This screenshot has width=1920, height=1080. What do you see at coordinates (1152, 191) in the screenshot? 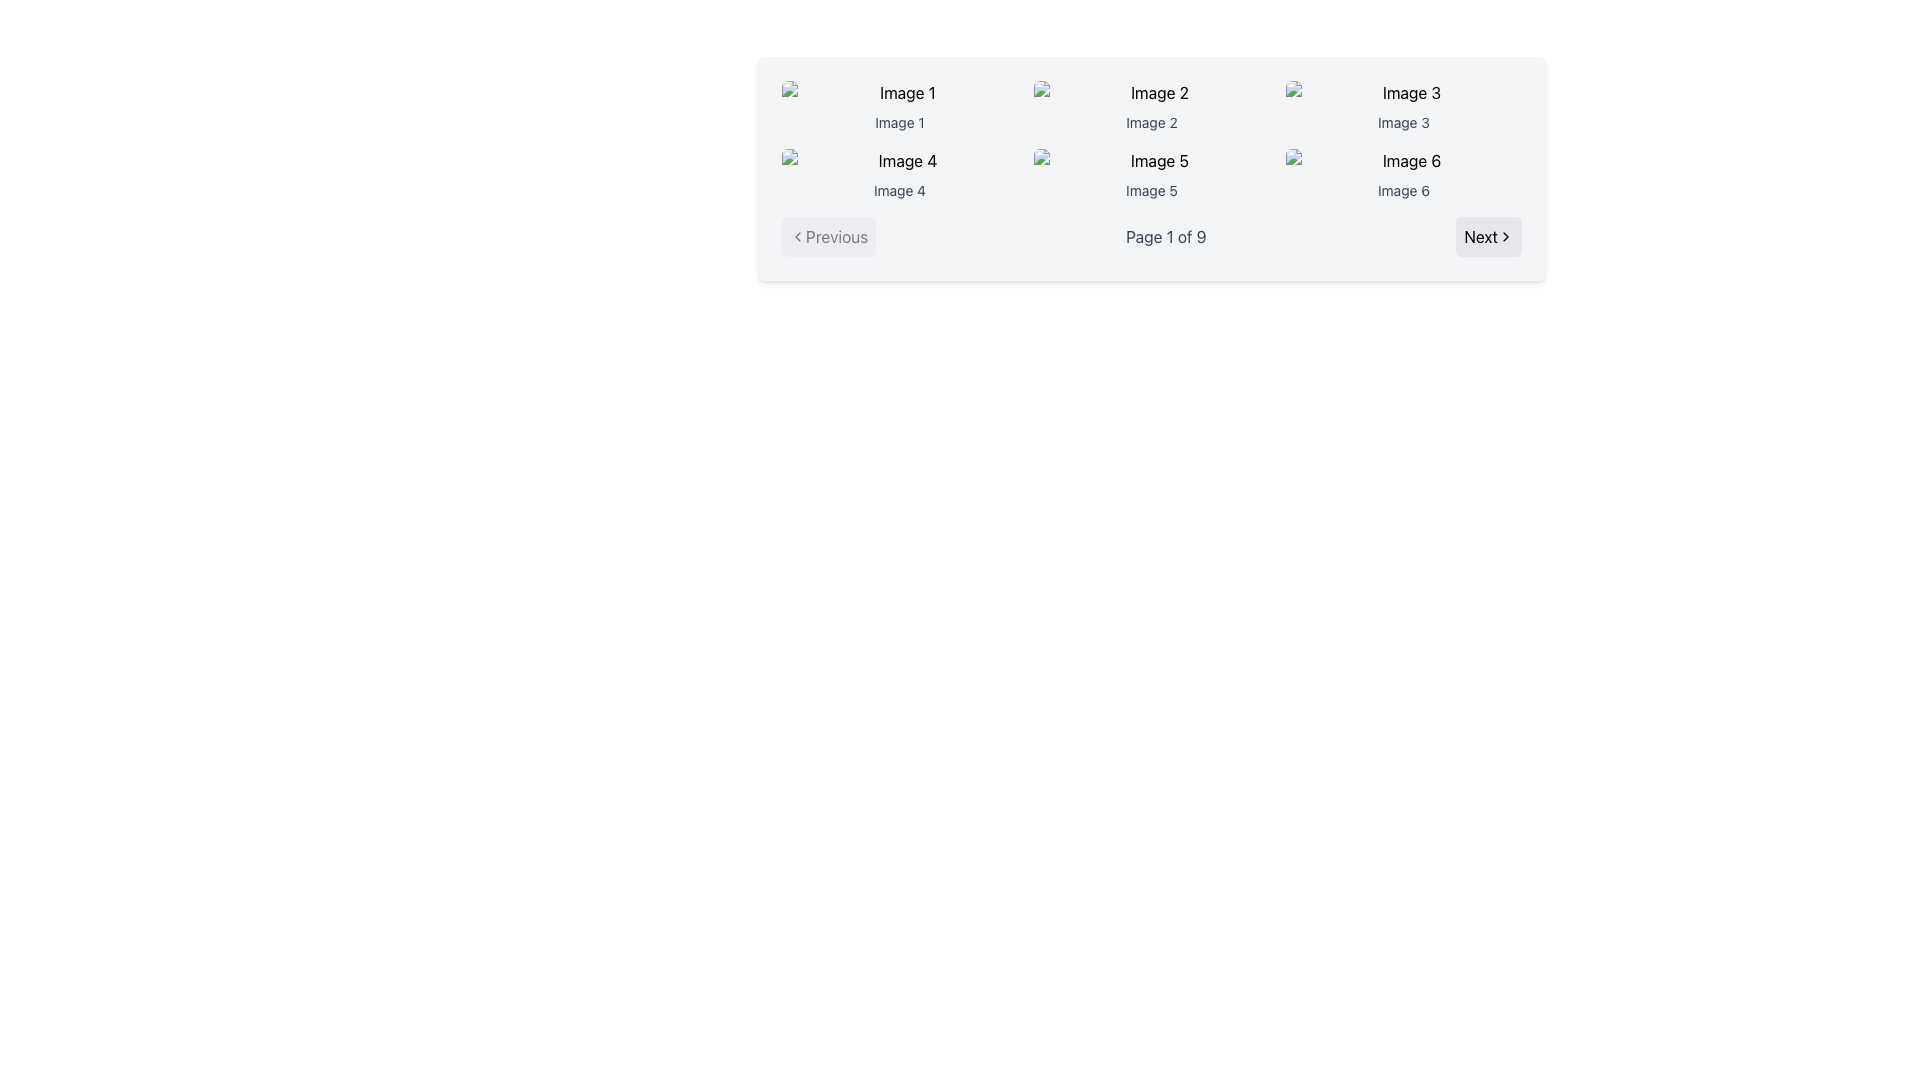
I see `text label located underneath the thumbnail of 'Image 5' in the grid layout, which serves as a description or identifier for the image` at bounding box center [1152, 191].